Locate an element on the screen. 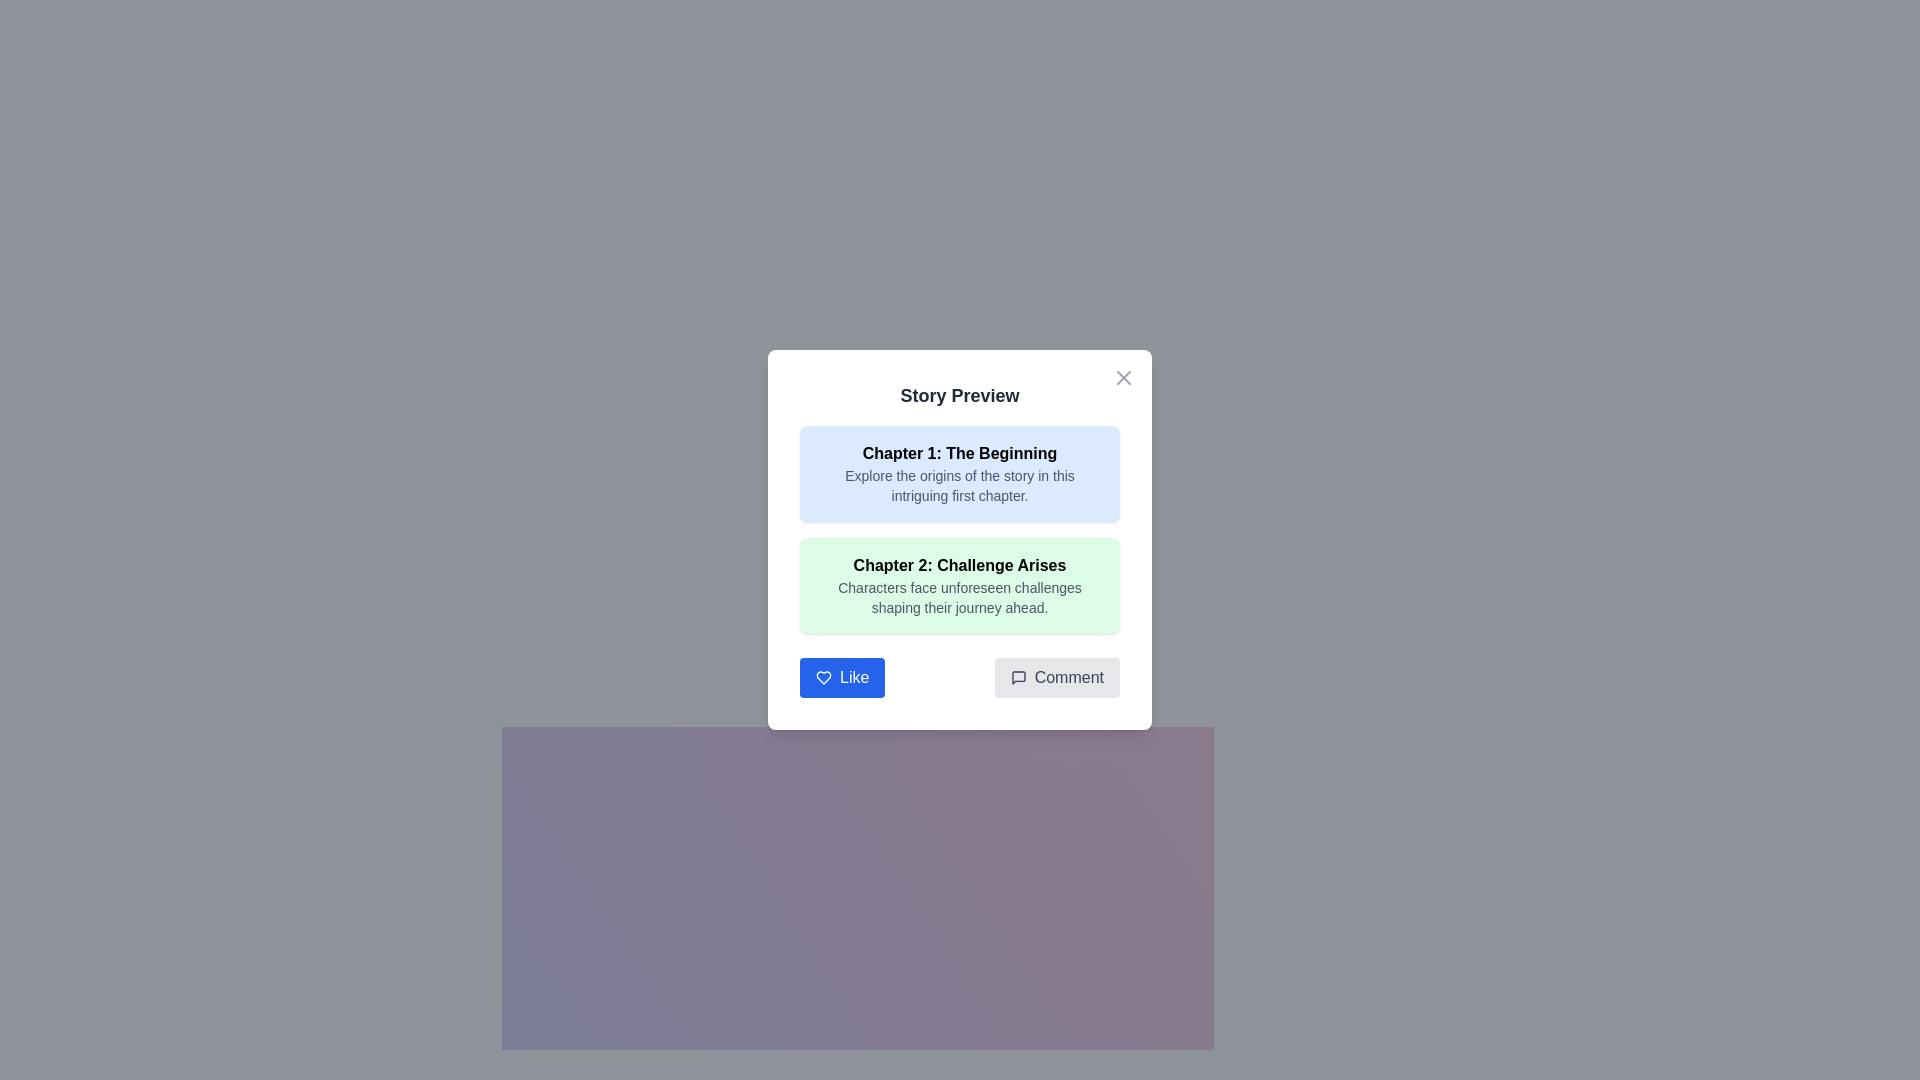  the comment button containing the speech bubble icon at the bottom right corner of the dialog box is located at coordinates (1018, 677).